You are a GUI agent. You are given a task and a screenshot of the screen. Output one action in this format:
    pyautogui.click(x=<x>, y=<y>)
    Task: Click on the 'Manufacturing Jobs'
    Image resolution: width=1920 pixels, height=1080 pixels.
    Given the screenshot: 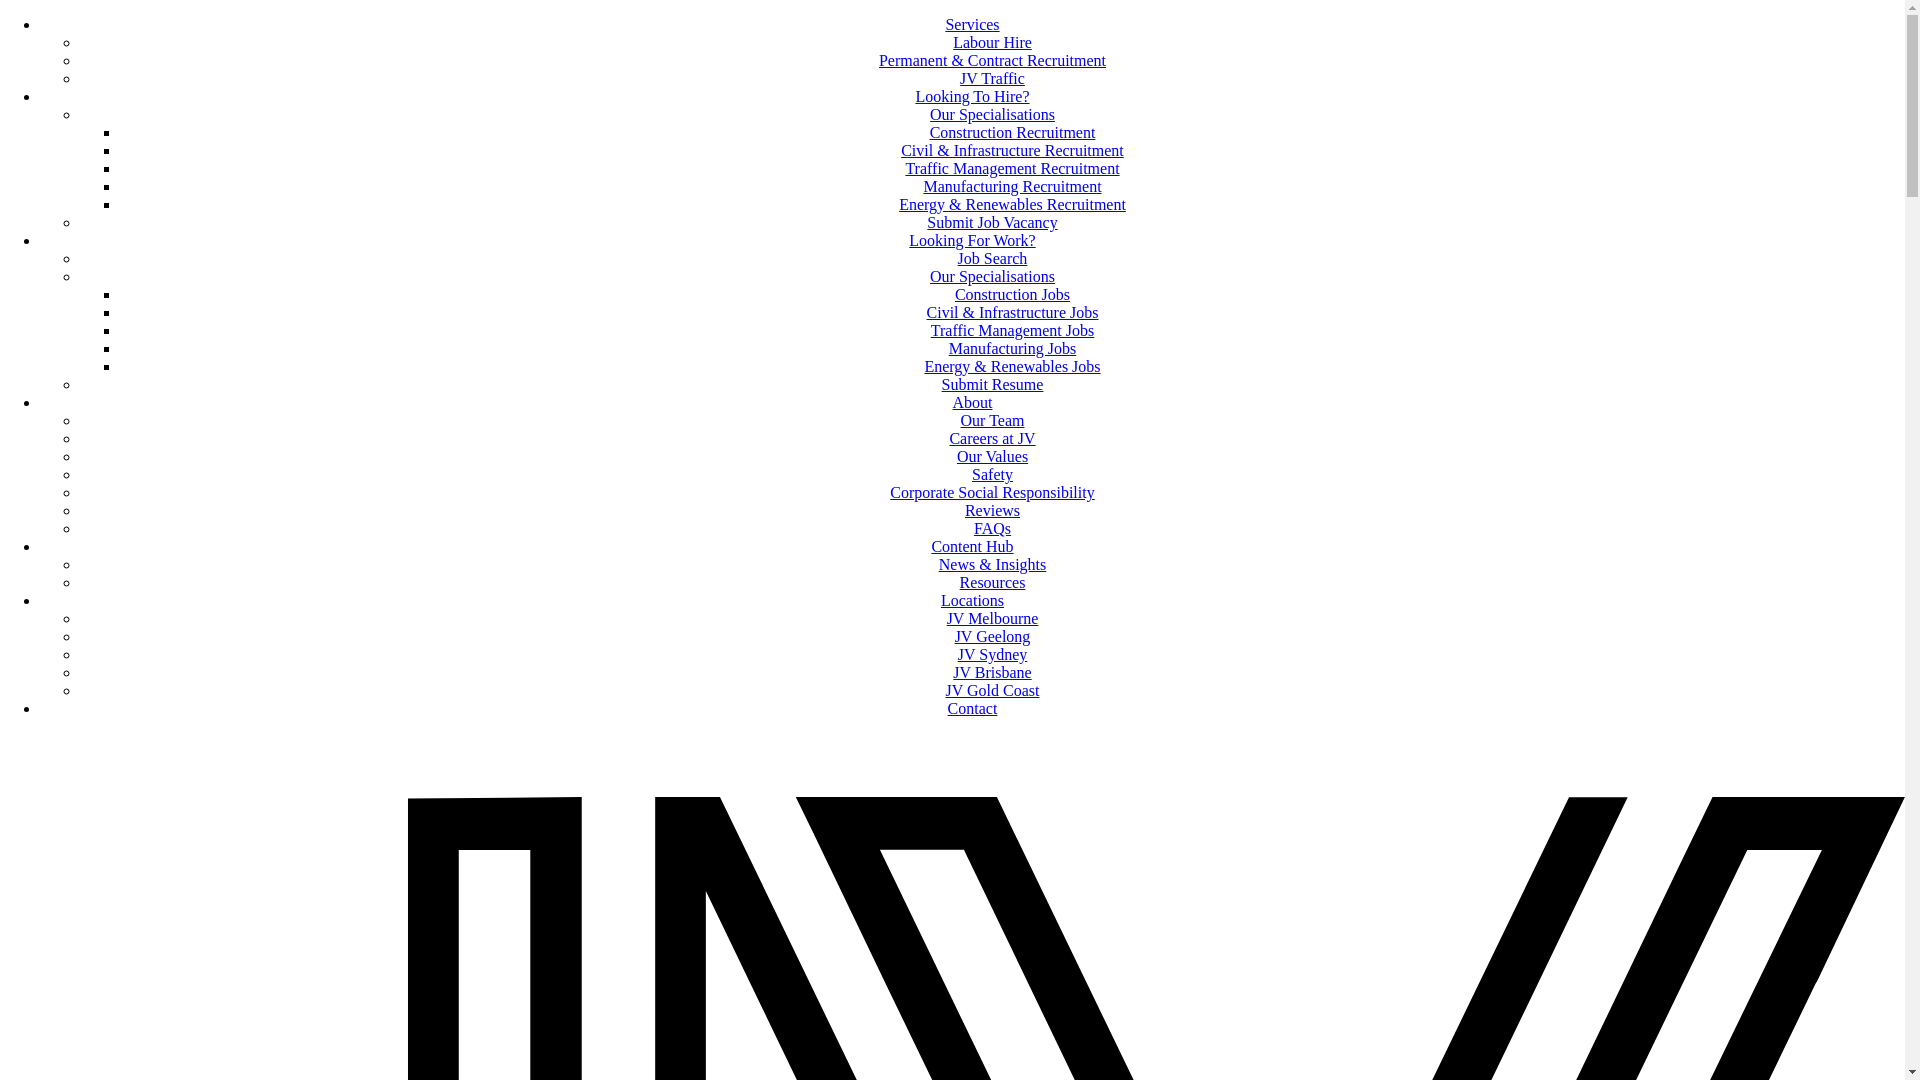 What is the action you would take?
    pyautogui.click(x=1012, y=347)
    